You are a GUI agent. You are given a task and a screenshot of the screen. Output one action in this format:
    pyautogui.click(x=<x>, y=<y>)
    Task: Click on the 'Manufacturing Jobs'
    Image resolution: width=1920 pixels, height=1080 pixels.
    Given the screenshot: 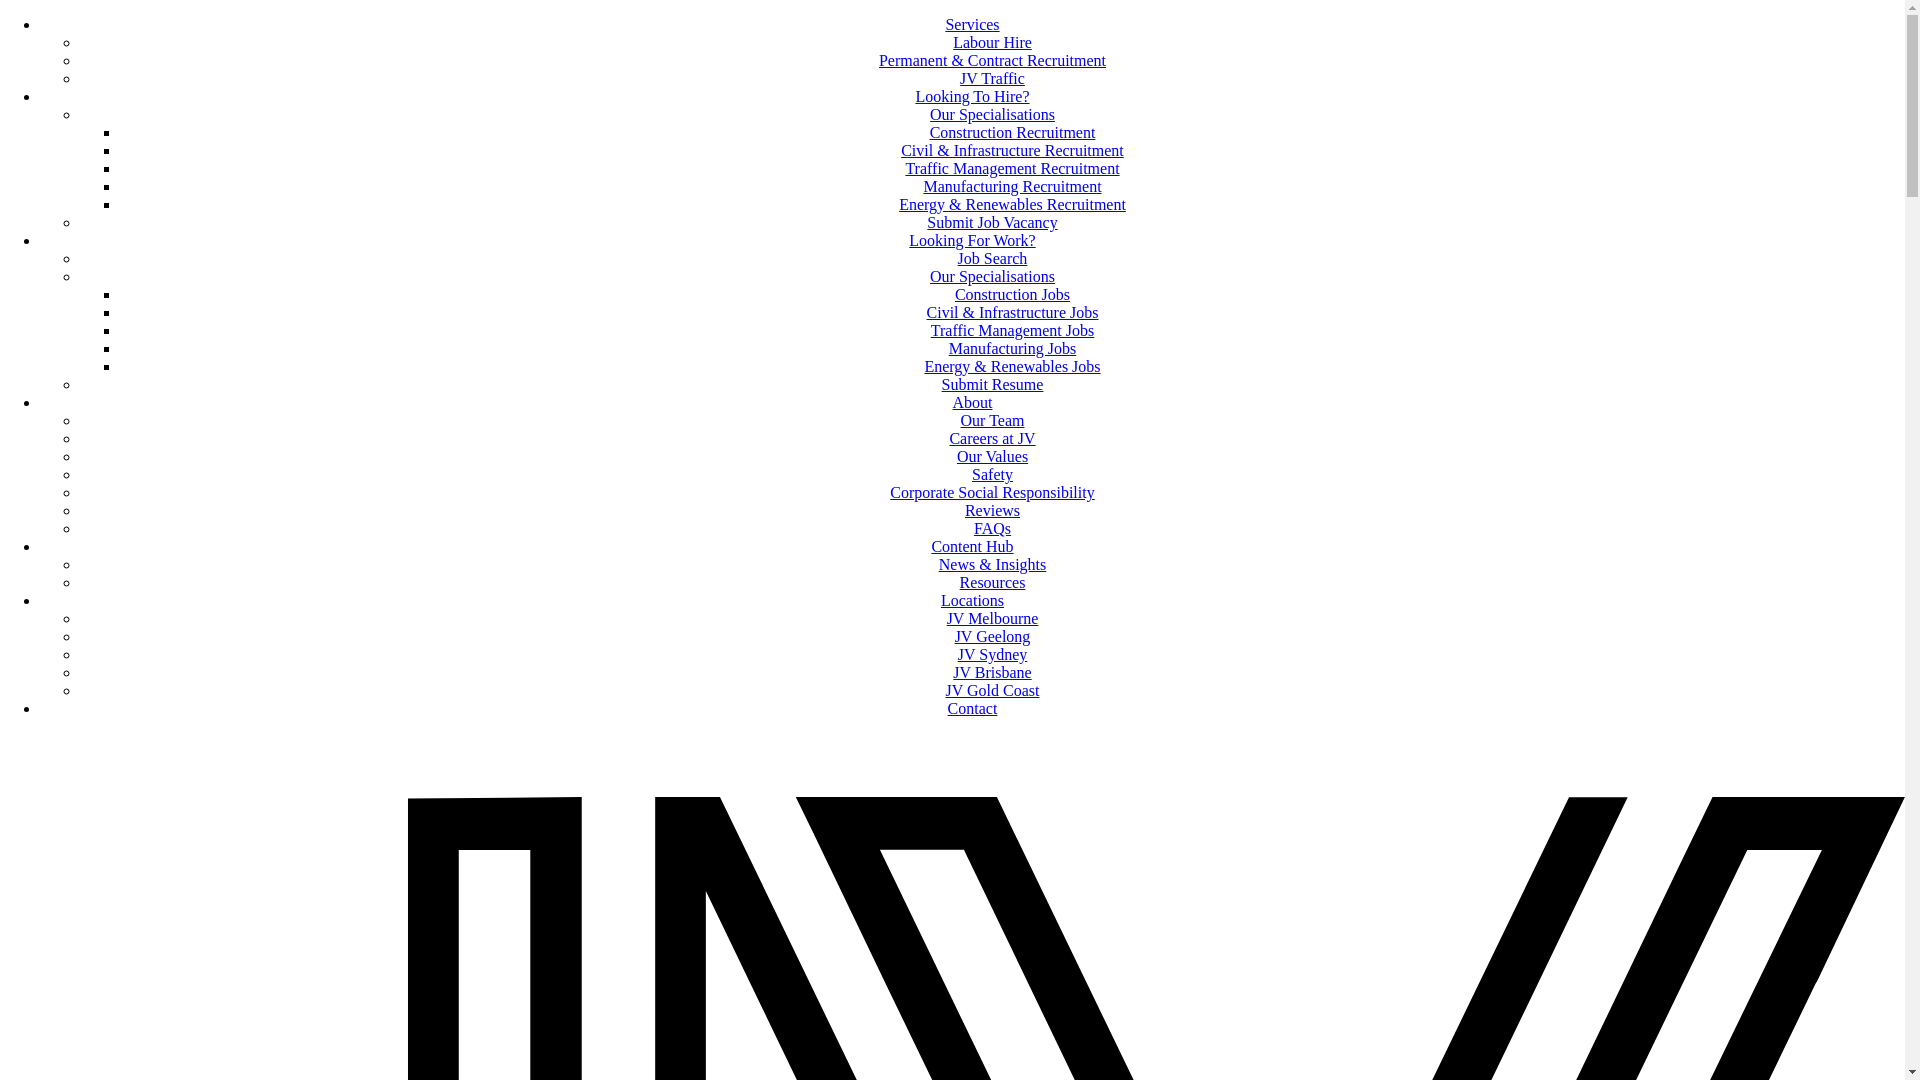 What is the action you would take?
    pyautogui.click(x=1012, y=347)
    